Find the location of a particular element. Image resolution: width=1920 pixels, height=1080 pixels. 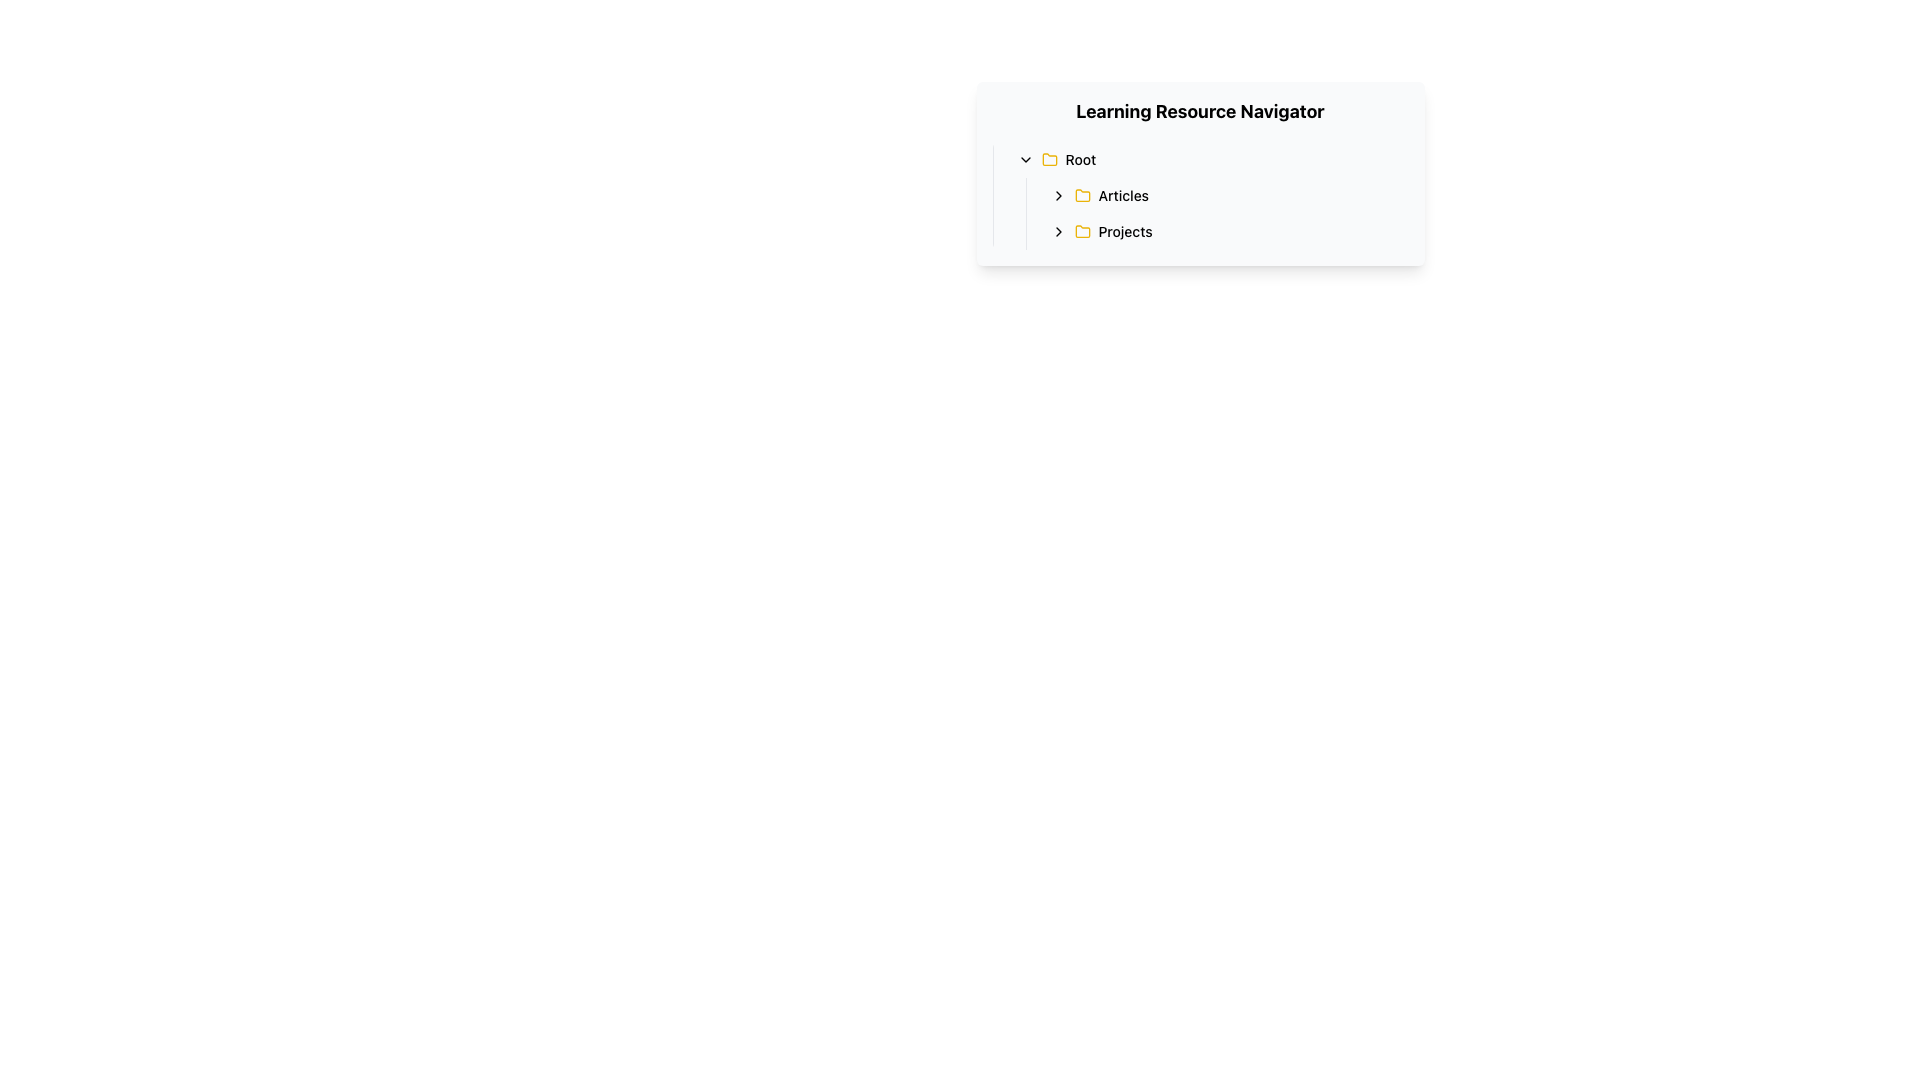

the folder icon representing the 'Root' node in the Learning Resource Navigator is located at coordinates (1048, 158).